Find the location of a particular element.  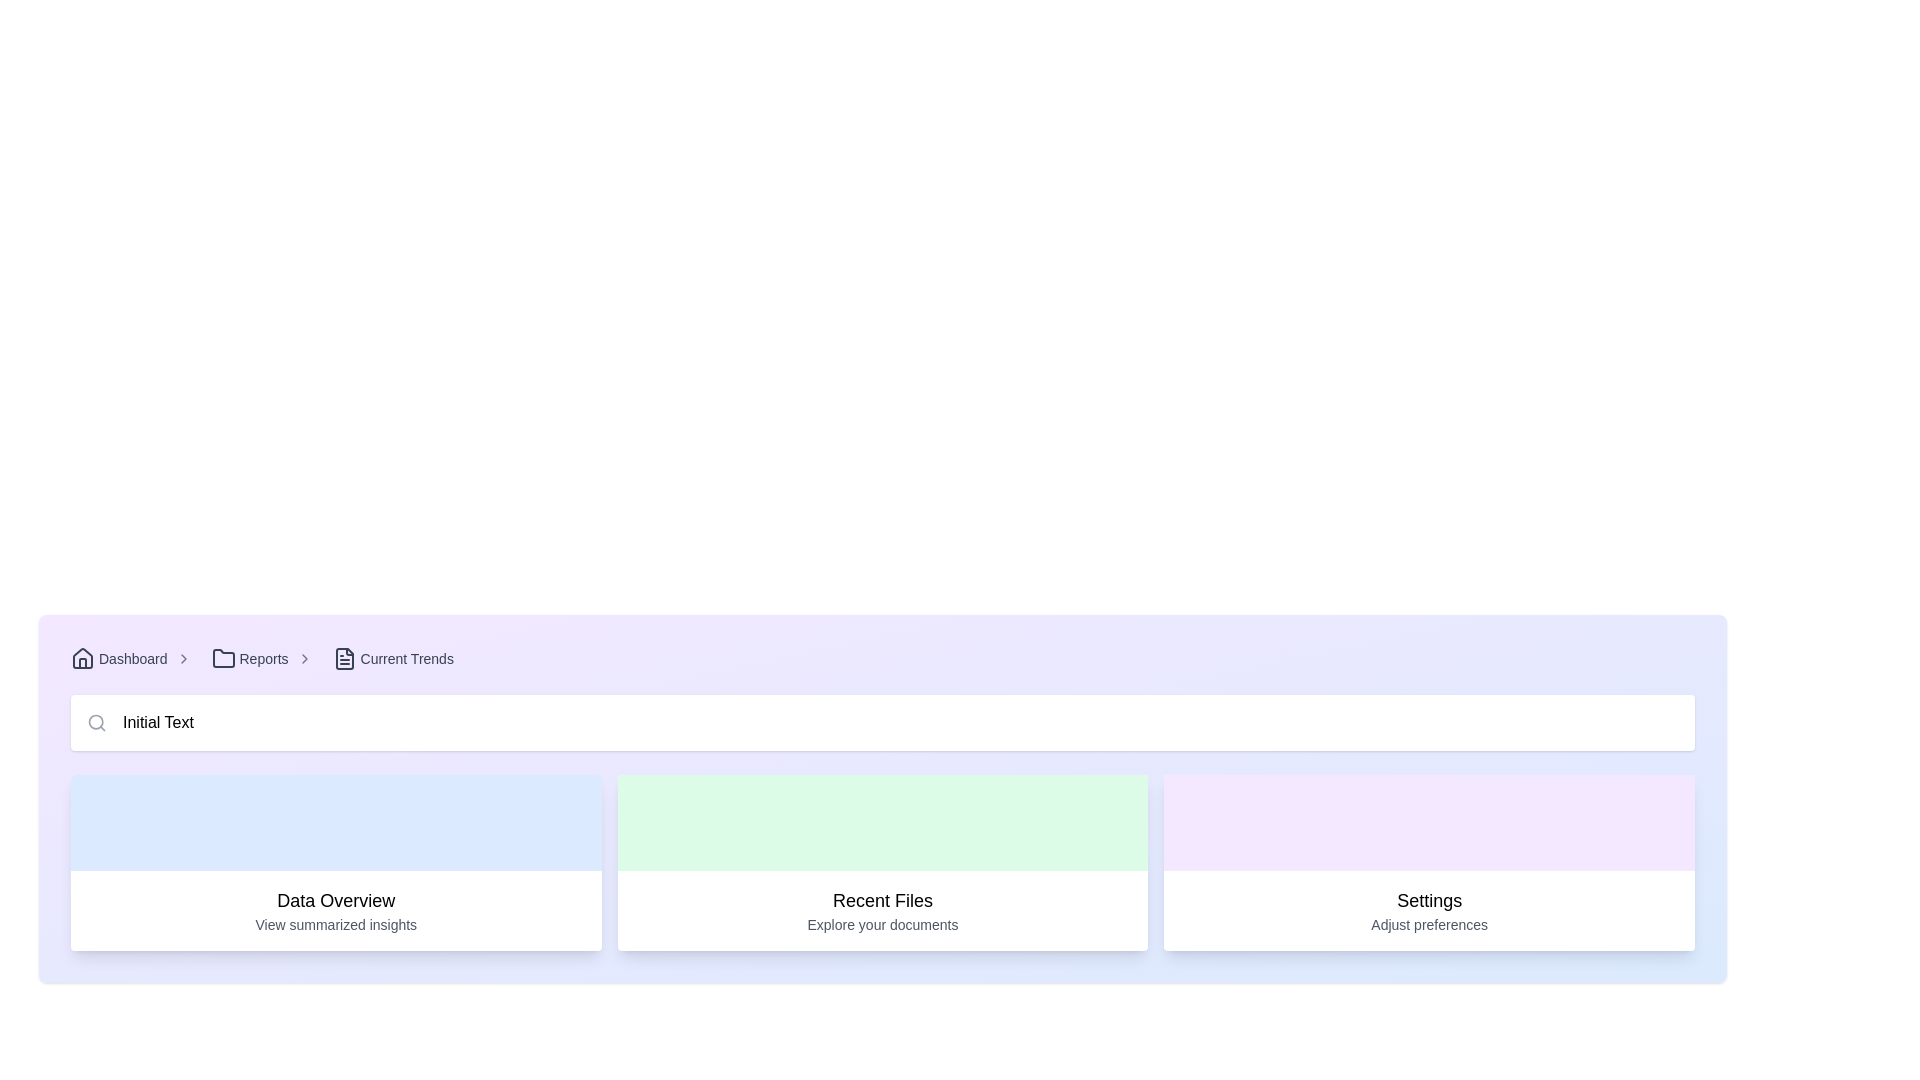

the breadcrumb navigation item that allows users to navigate back to the 'Dashboard' page, located at the top left corner of the interface is located at coordinates (134, 659).